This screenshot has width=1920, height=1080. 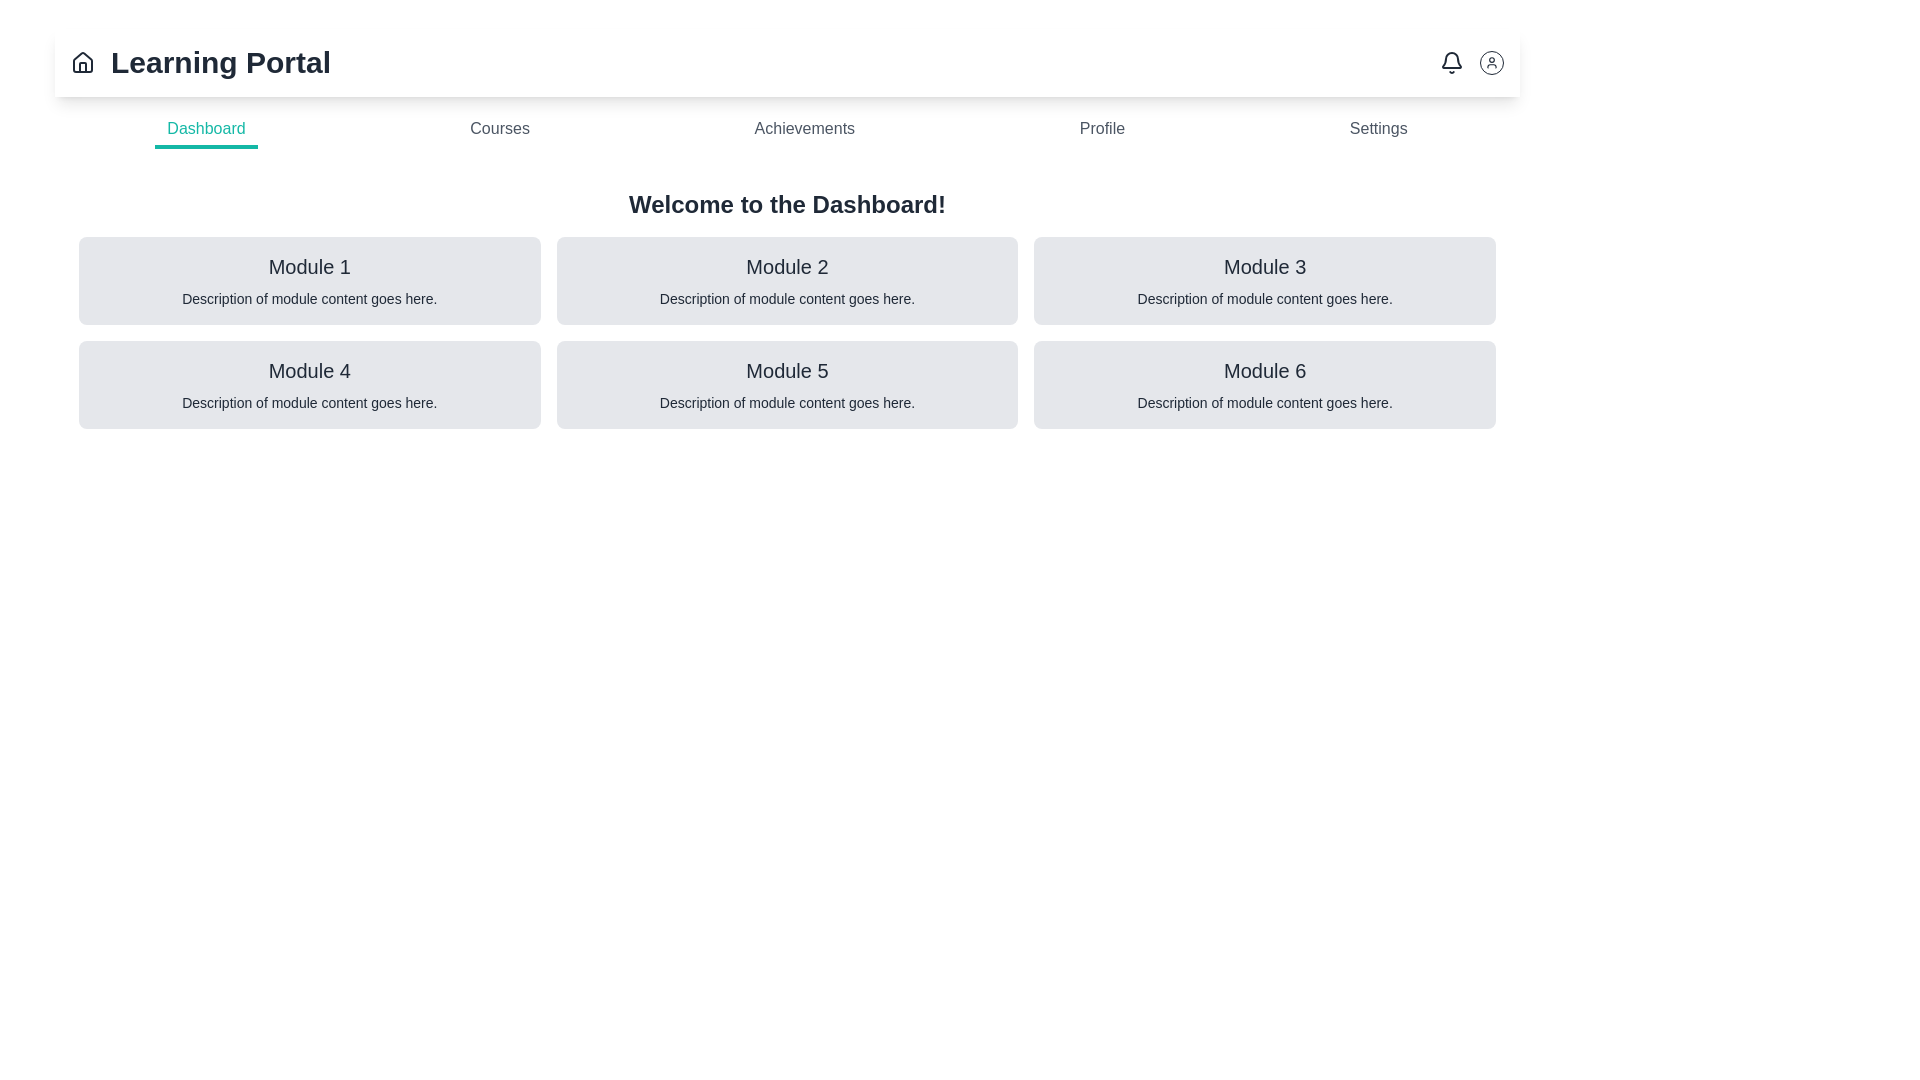 I want to click on the 'Learning Portal' title and home icon in the top navigation bar, so click(x=201, y=61).